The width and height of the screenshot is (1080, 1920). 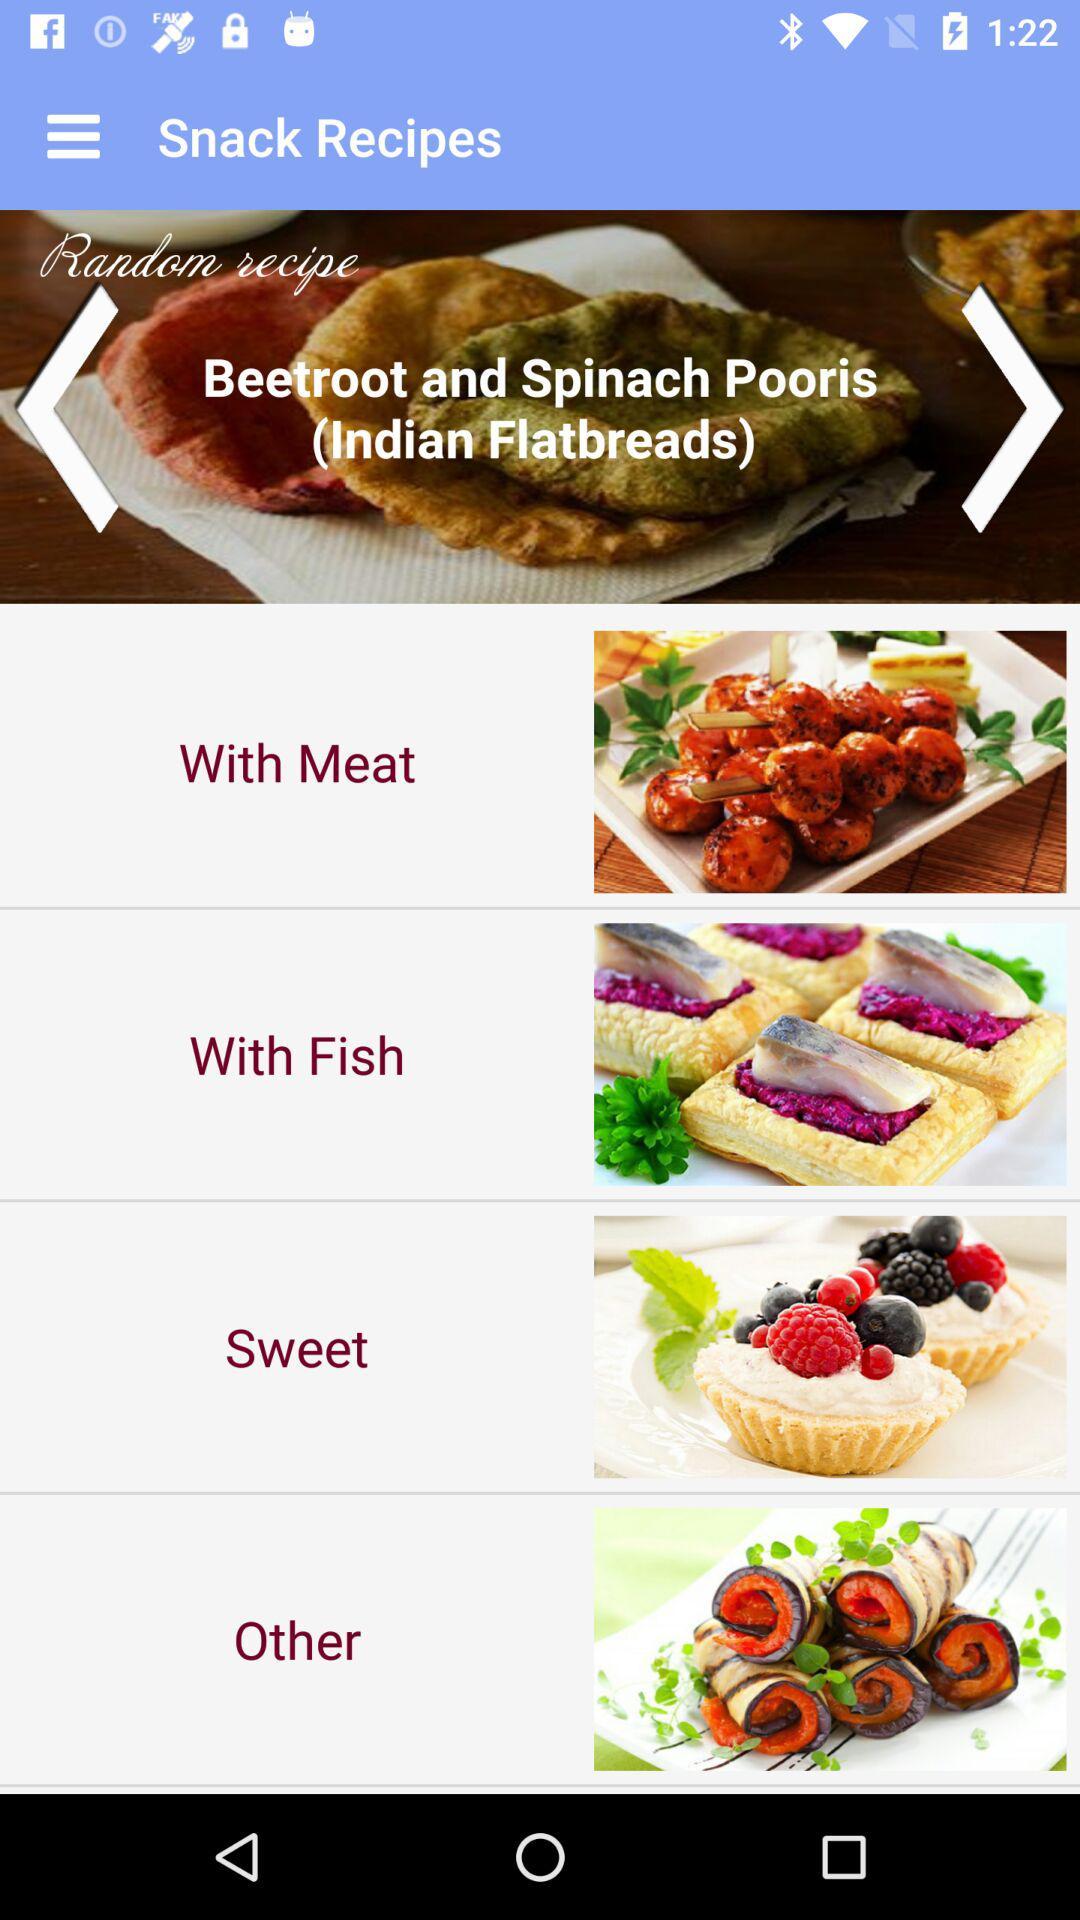 What do you see at coordinates (297, 1053) in the screenshot?
I see `the with fish item` at bounding box center [297, 1053].